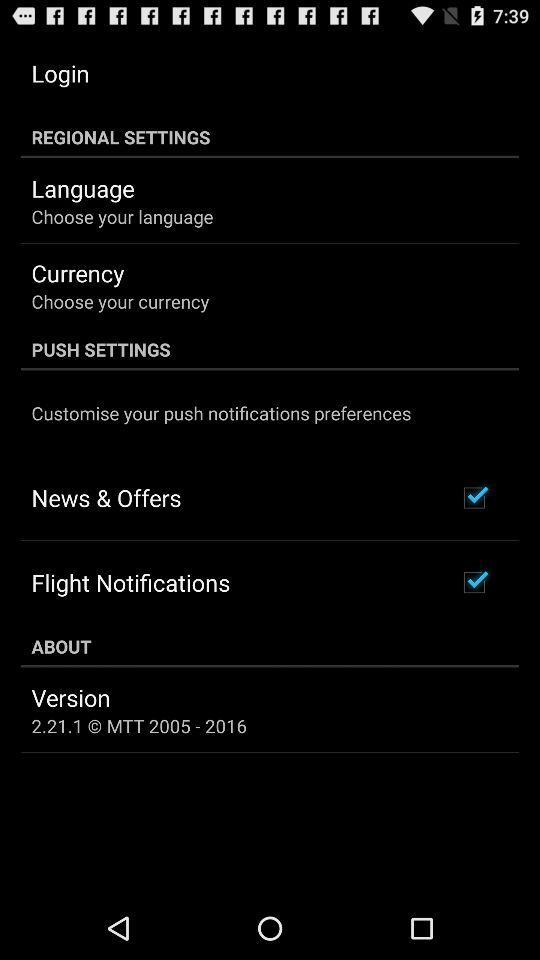 This screenshot has width=540, height=960. I want to click on item above regional settings icon, so click(60, 73).